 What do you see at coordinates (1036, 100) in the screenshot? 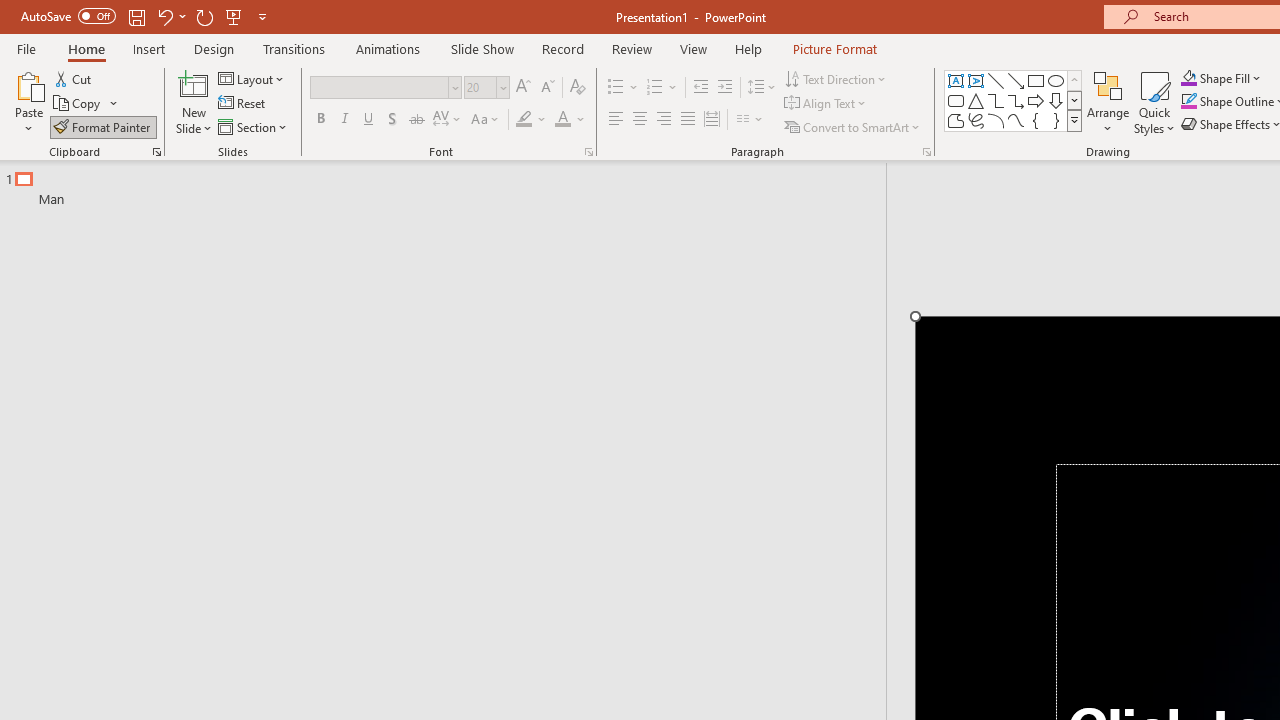
I see `'Arrow: Right'` at bounding box center [1036, 100].